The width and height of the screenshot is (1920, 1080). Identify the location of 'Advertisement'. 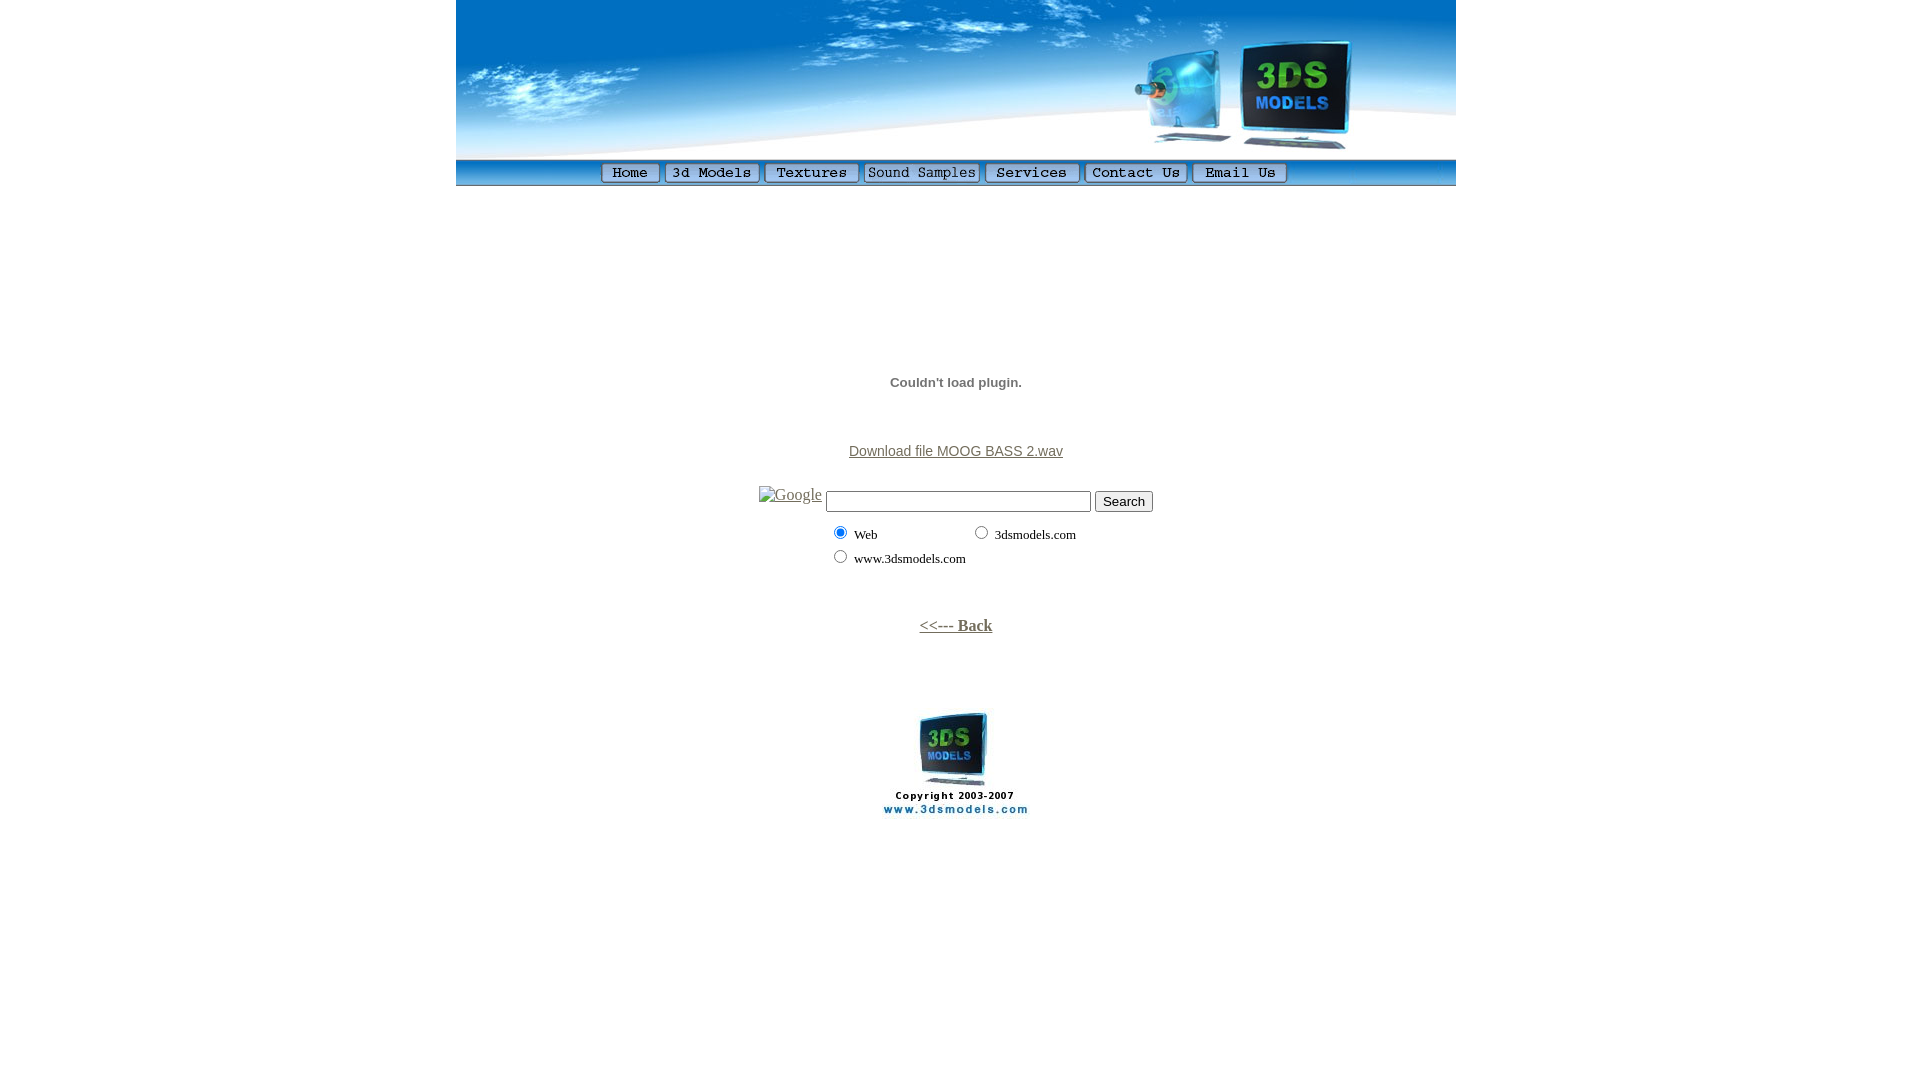
(954, 198).